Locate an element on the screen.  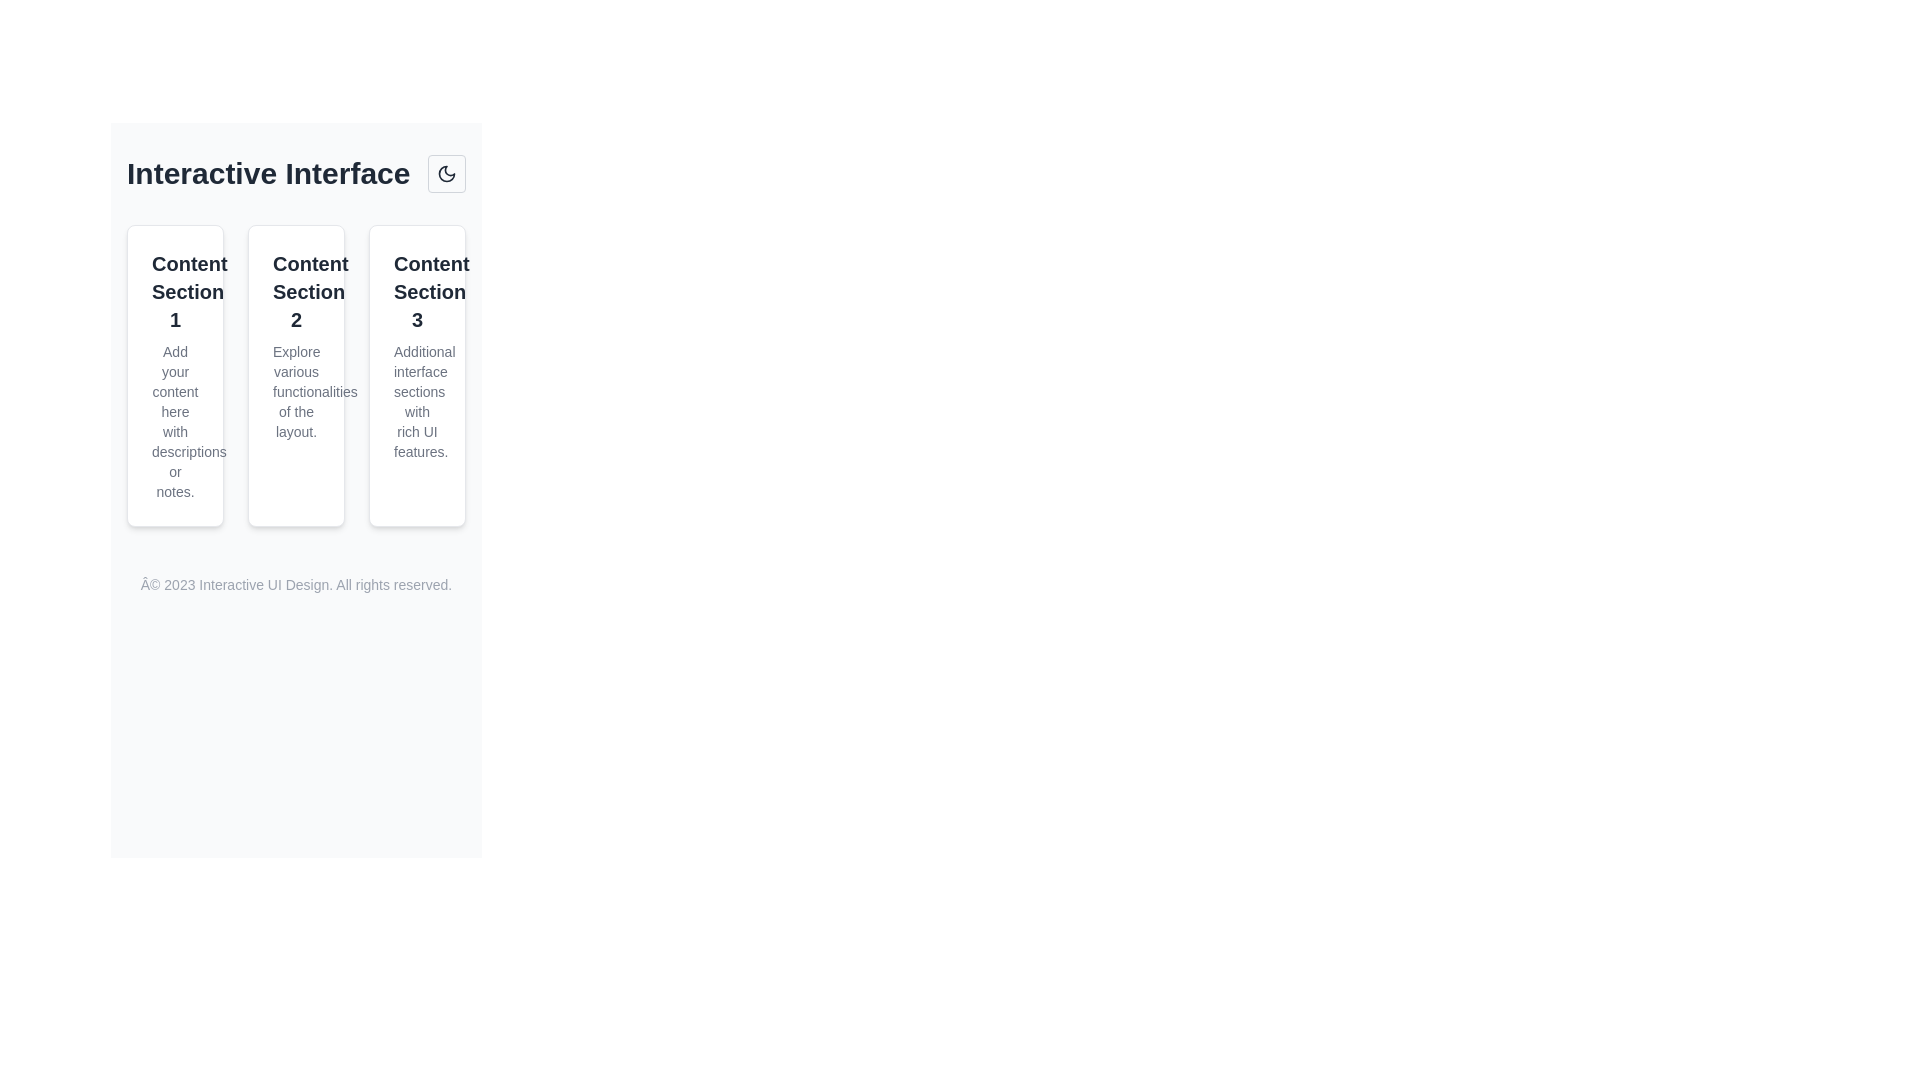
the text label displaying 'Interactive Interface', which is bold, large, and positioned at the top of the interface, aligned to the left is located at coordinates (267, 172).